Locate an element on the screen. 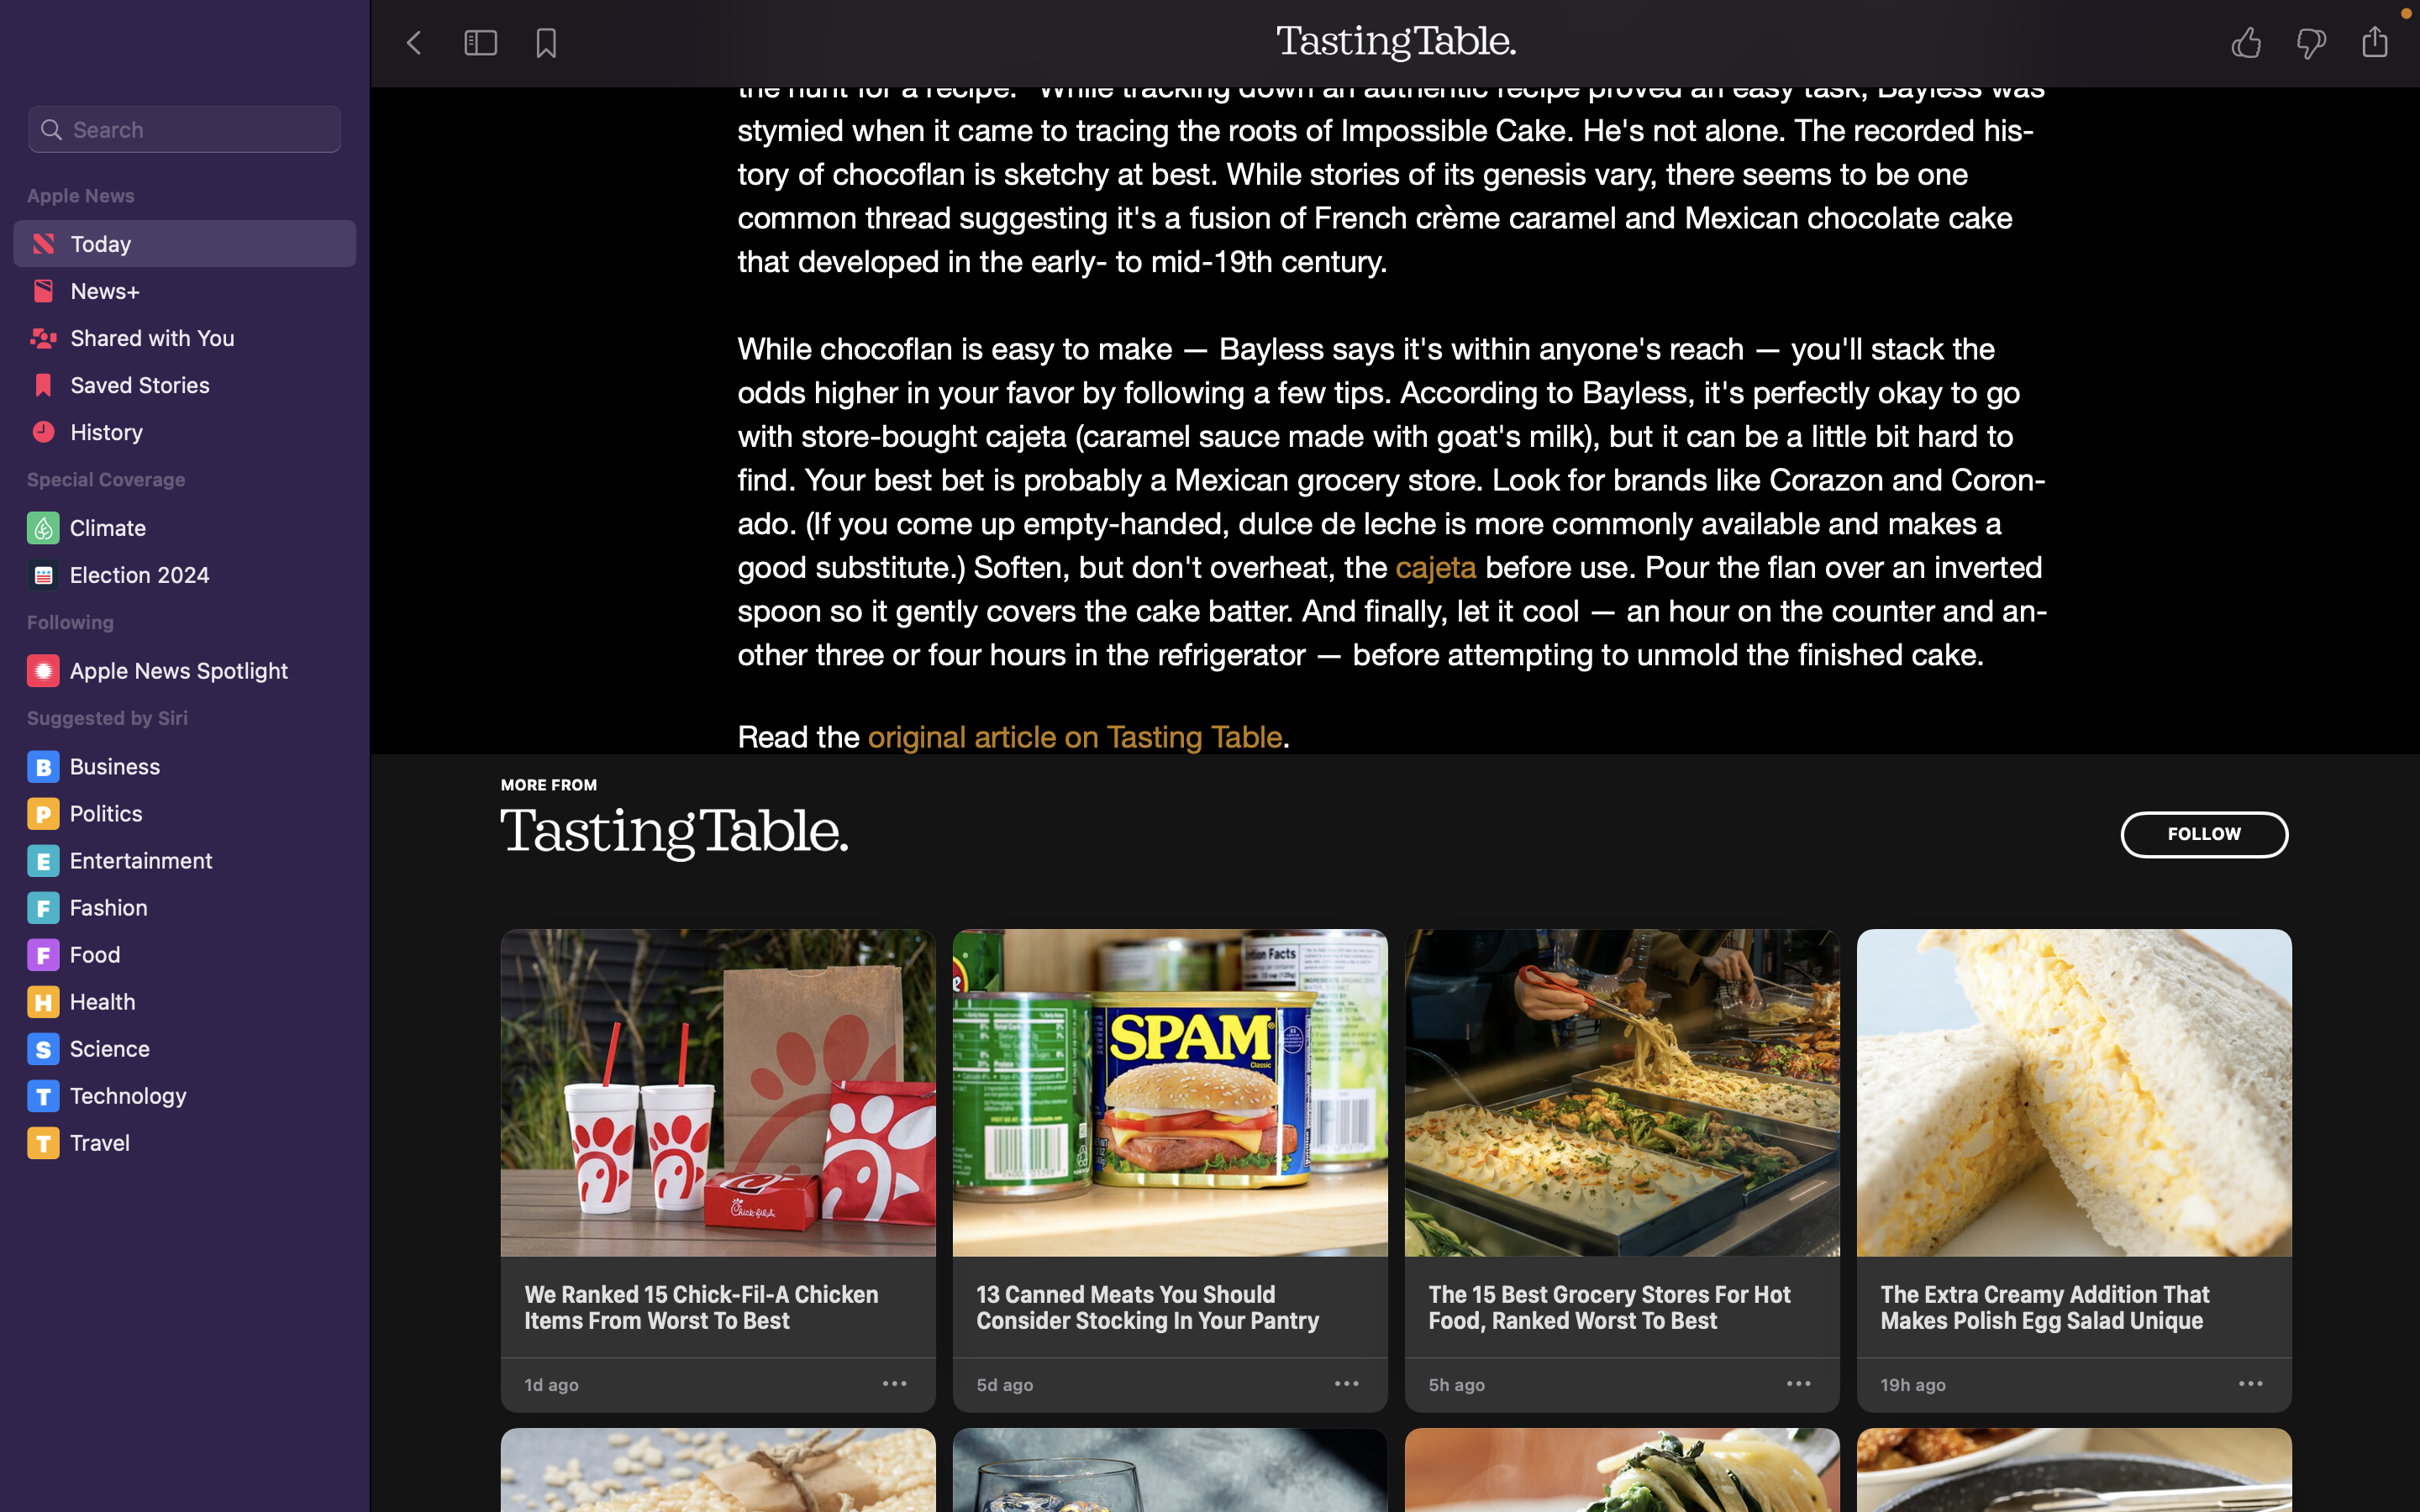 The height and width of the screenshot is (1512, 2420). the selections for the second news in Tasting Table is located at coordinates (1347, 1384).